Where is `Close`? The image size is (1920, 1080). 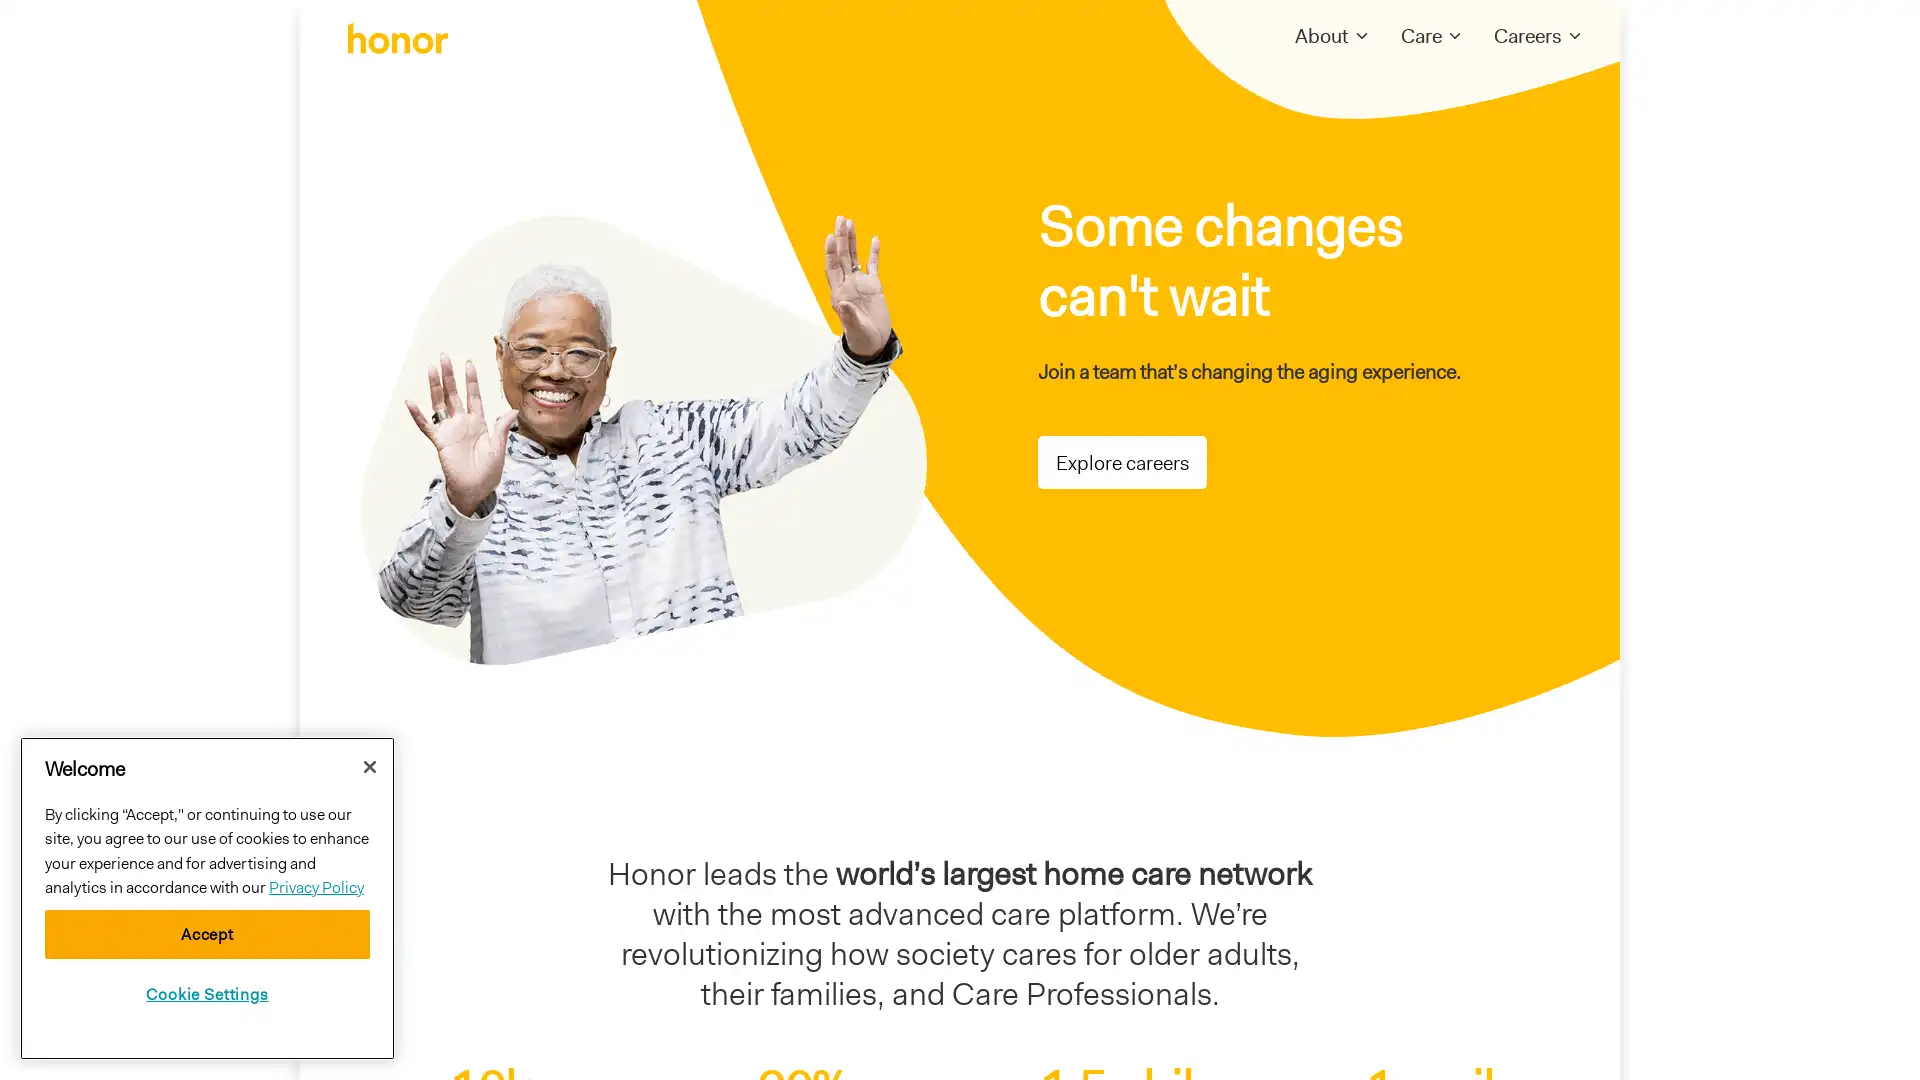
Close is located at coordinates (369, 765).